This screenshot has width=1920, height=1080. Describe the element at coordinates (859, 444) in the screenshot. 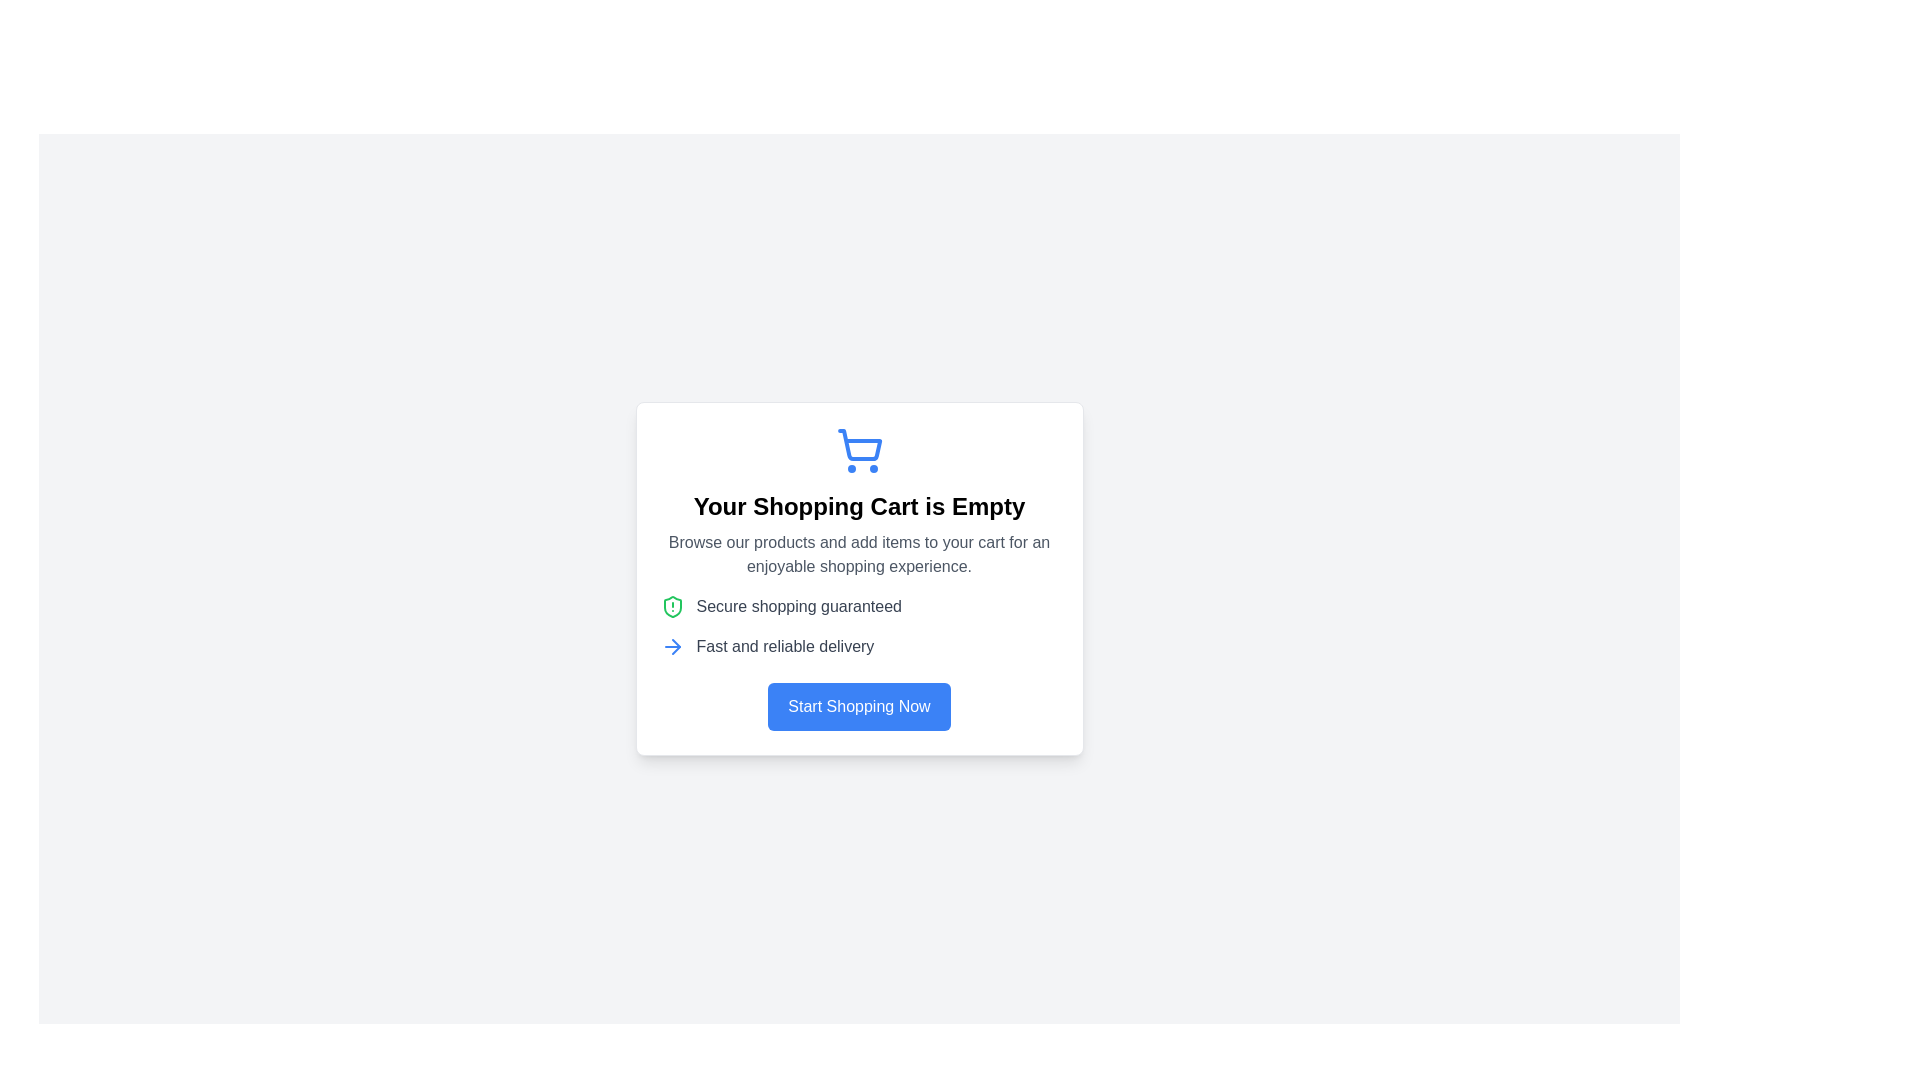

I see `the curved rectangular section of the shopping cart icon, which forms the body of the cart and is styled in blue within the SVG graphic` at that location.